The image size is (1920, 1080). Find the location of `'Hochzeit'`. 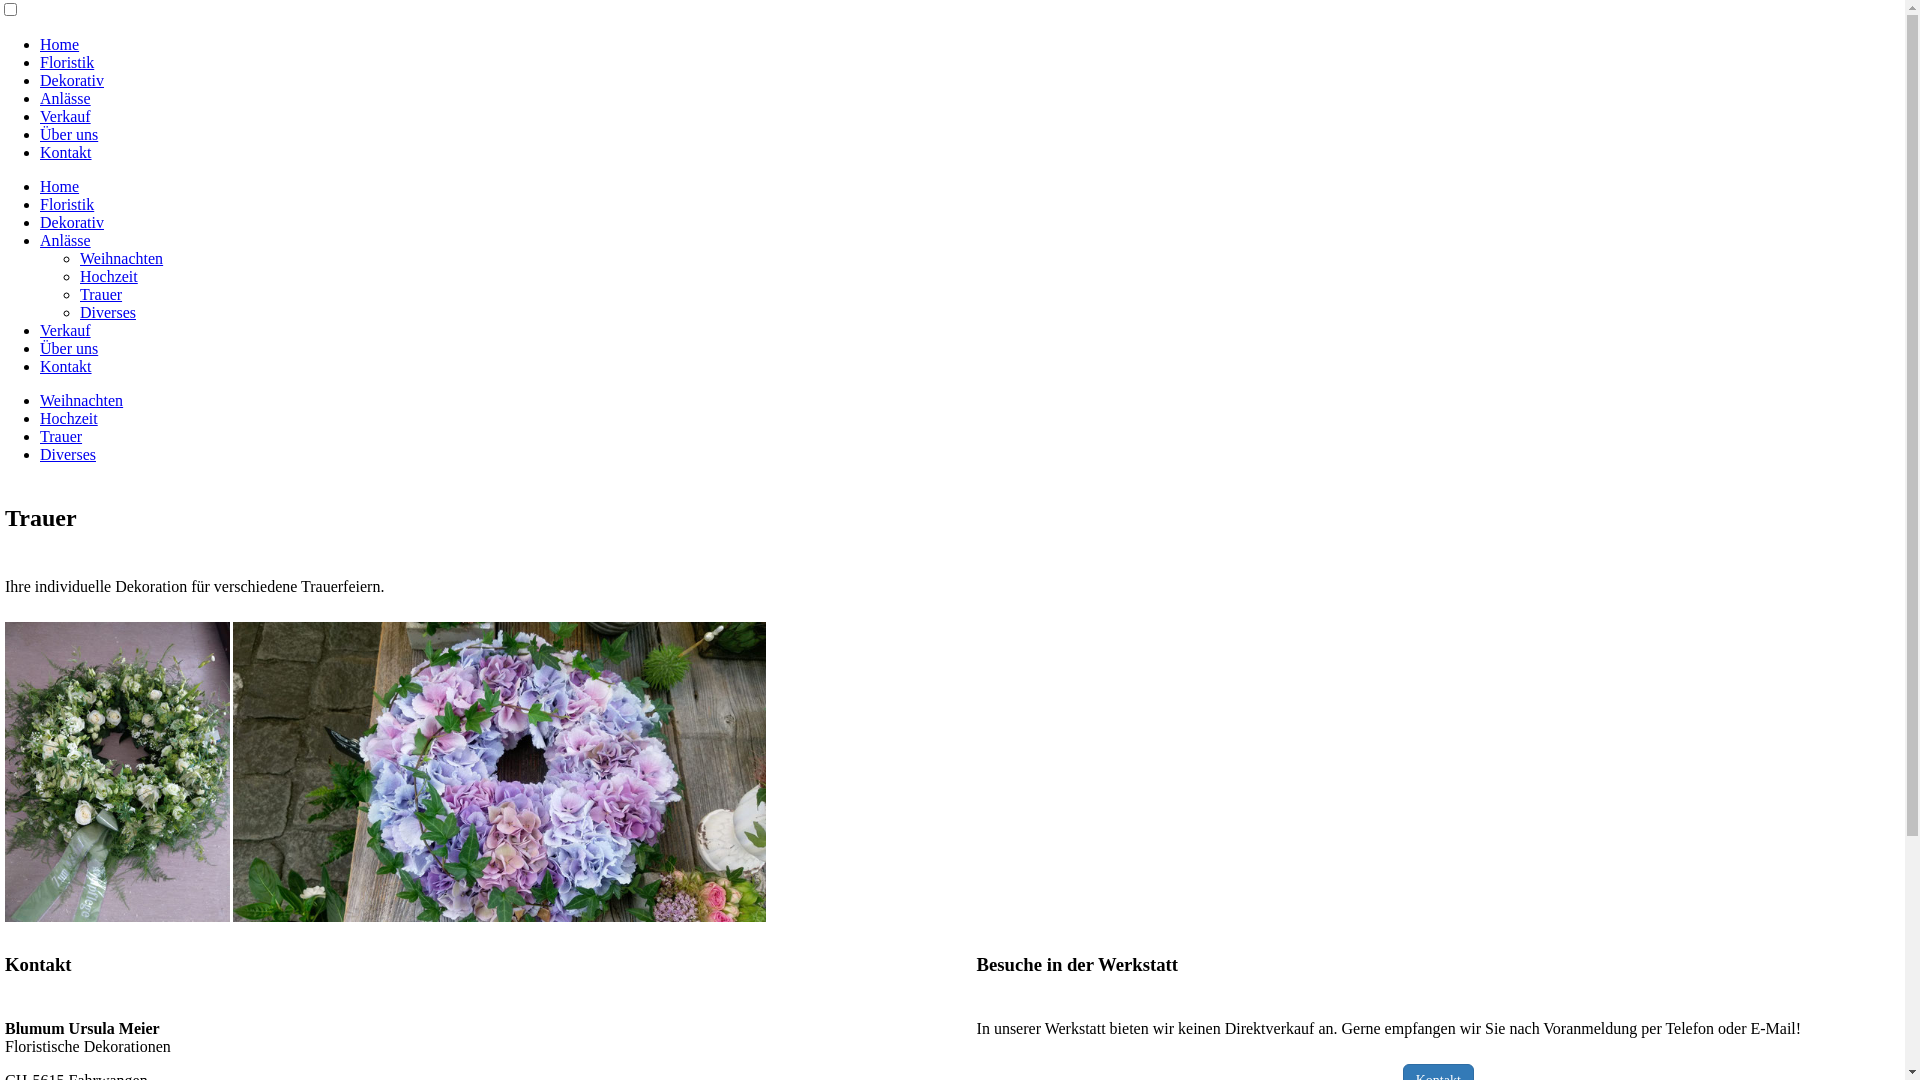

'Hochzeit' is located at coordinates (68, 417).